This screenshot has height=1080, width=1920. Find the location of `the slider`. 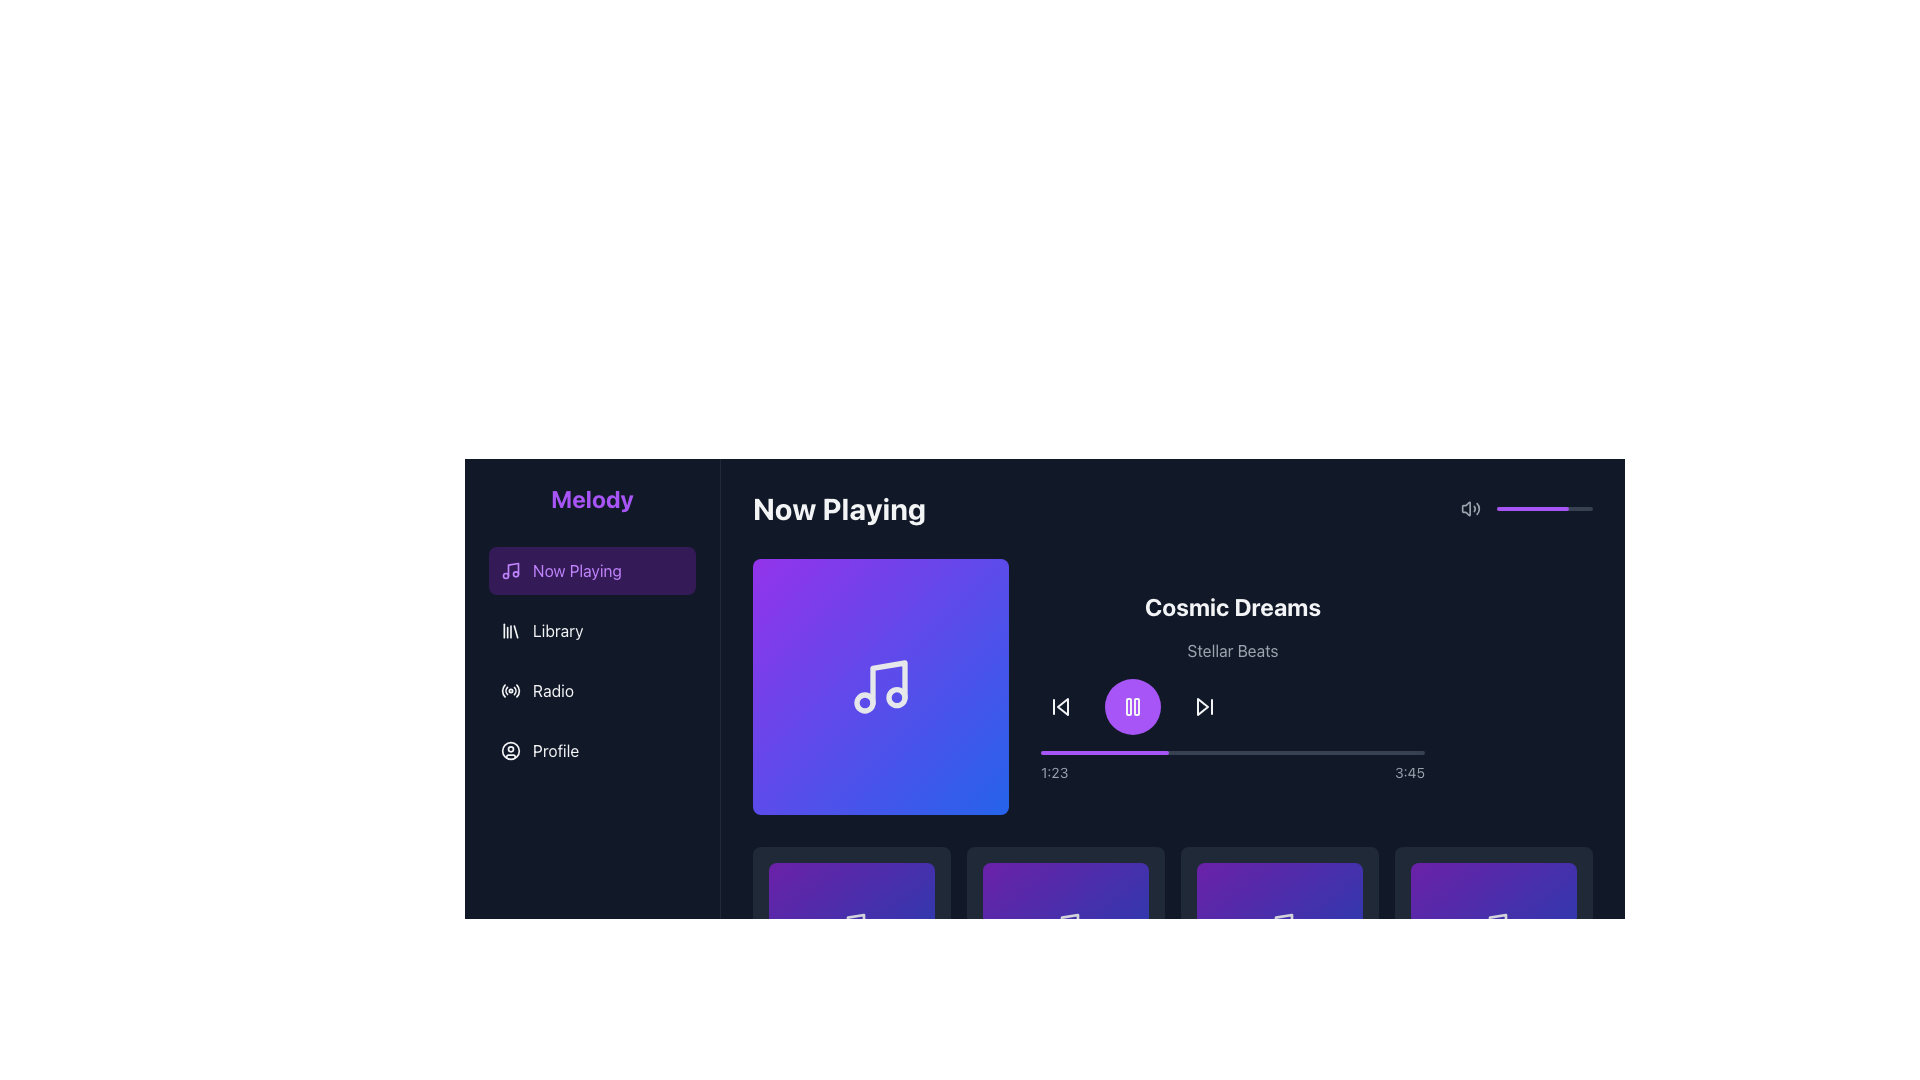

the slider is located at coordinates (1532, 508).